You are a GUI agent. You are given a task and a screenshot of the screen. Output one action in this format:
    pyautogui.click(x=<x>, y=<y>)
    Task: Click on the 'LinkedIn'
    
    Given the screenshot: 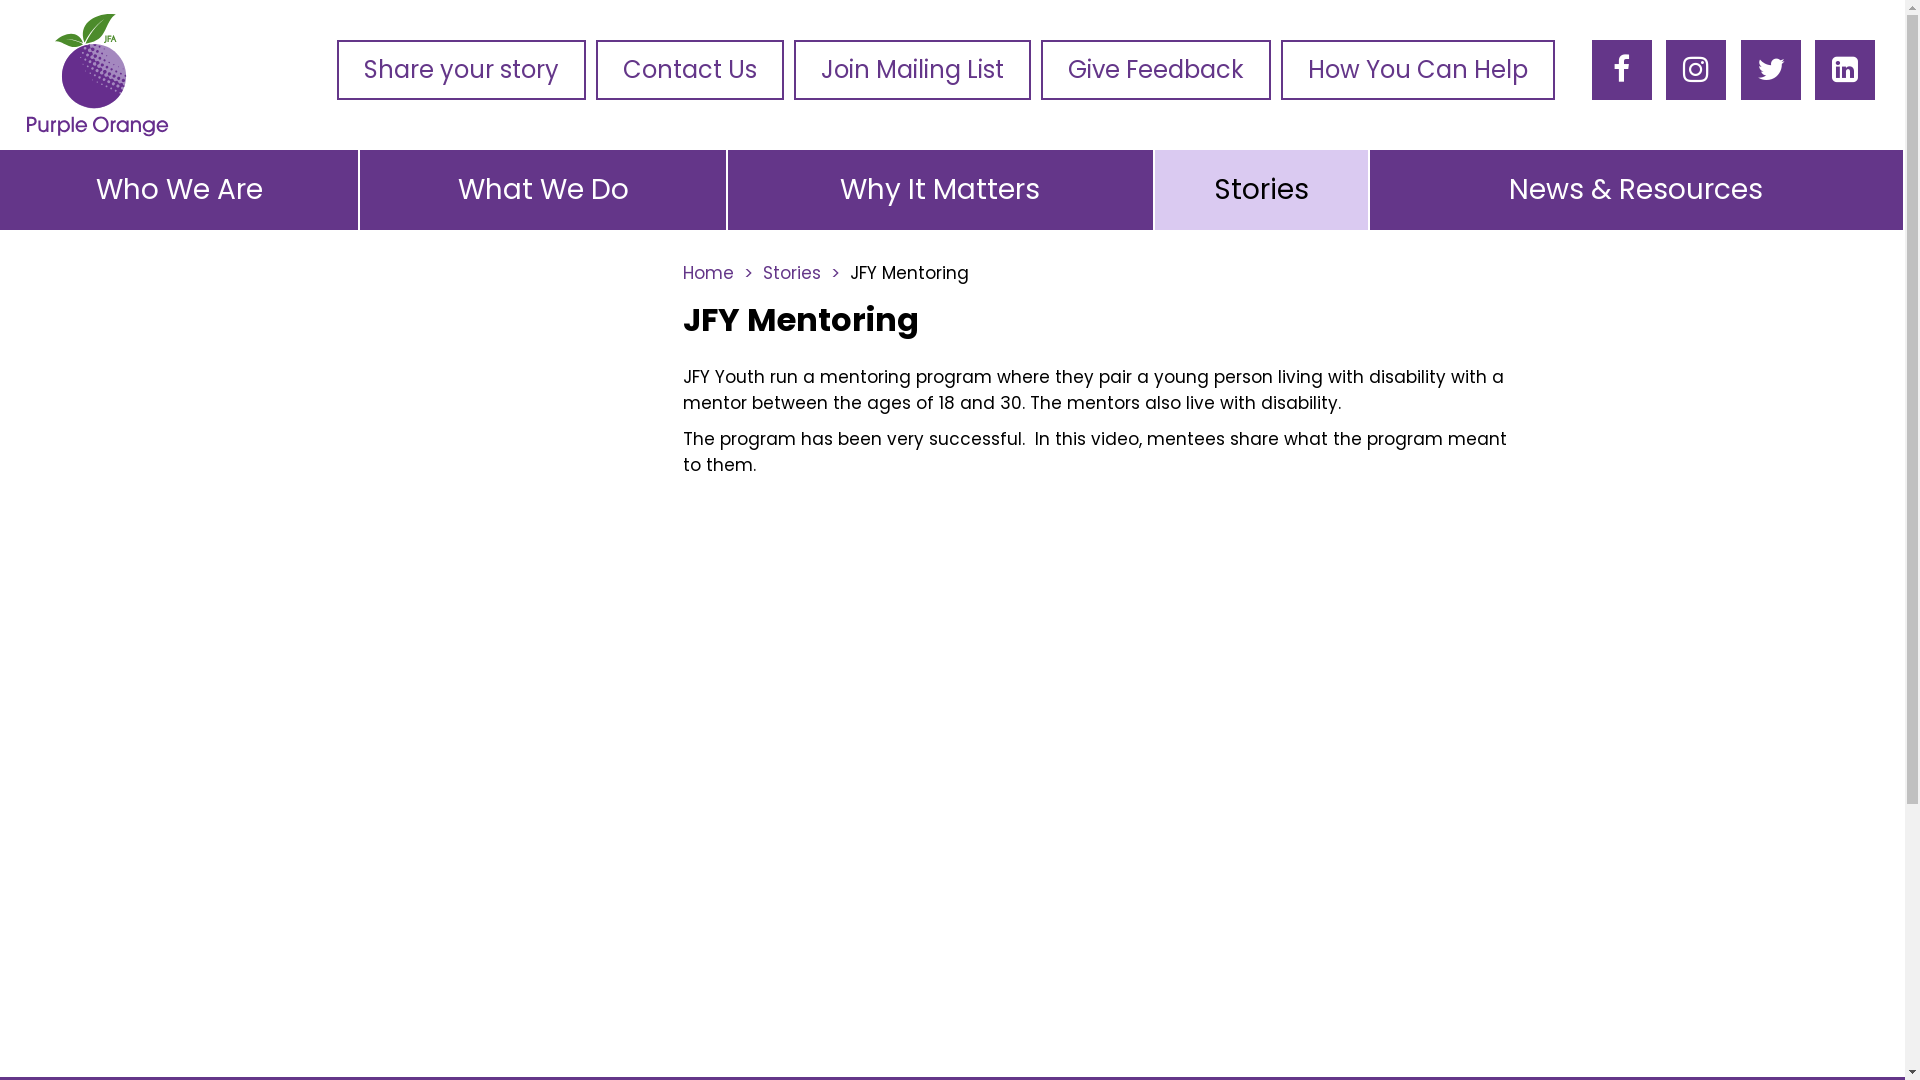 What is the action you would take?
    pyautogui.click(x=1832, y=68)
    